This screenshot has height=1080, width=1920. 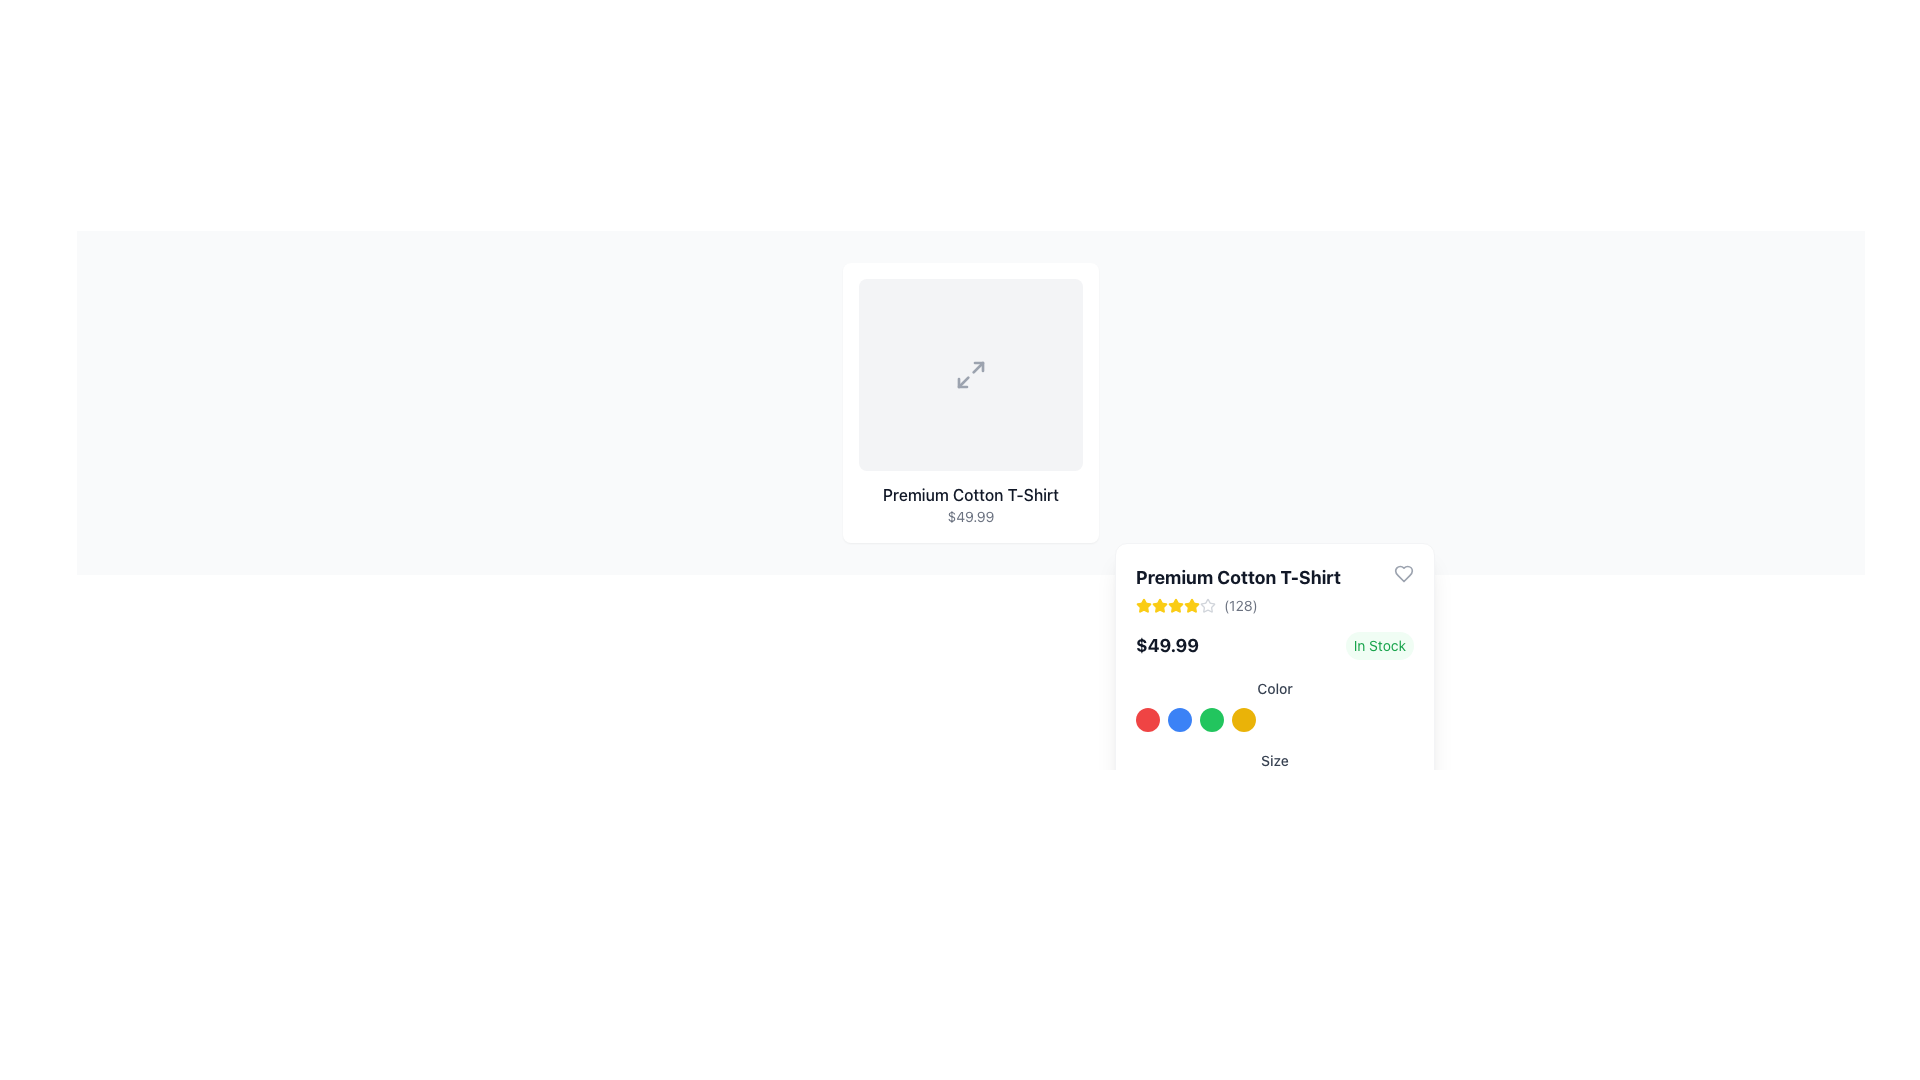 I want to click on the hollow light gray star icon in the rating section at the top-left corner of the product information card, so click(x=1207, y=604).